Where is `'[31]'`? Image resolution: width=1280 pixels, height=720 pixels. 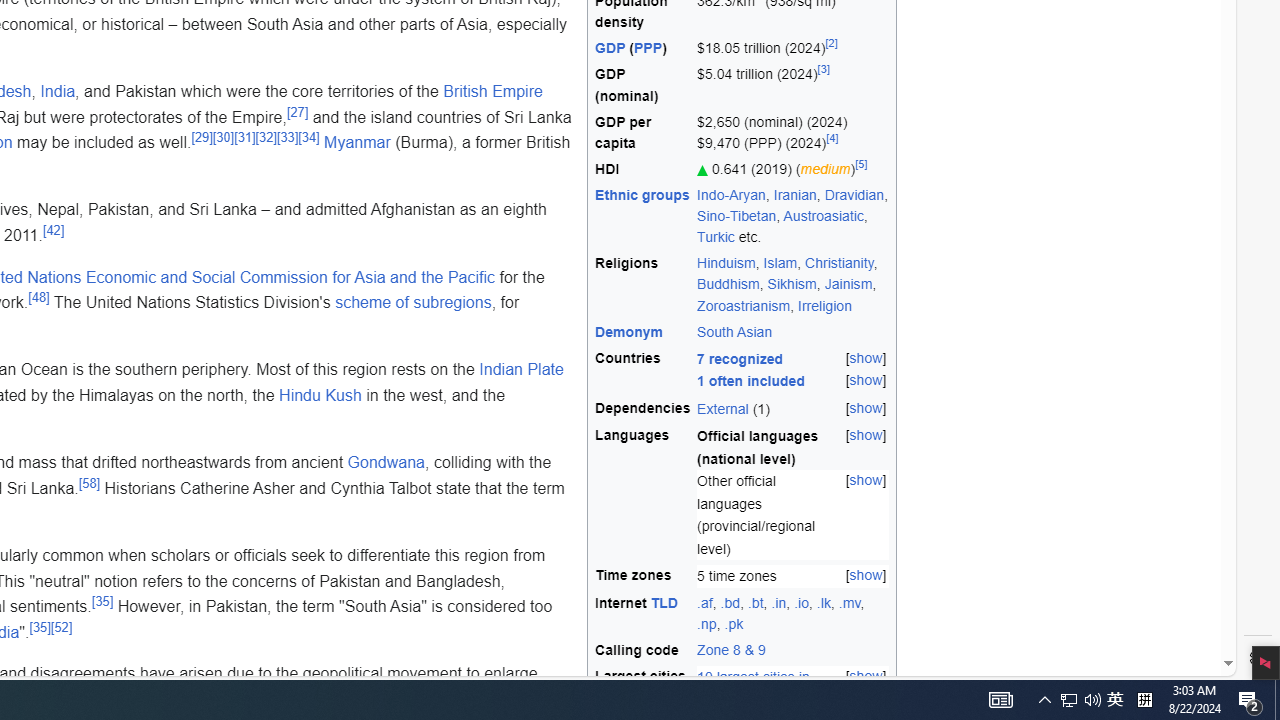
'[31]' is located at coordinates (244, 135).